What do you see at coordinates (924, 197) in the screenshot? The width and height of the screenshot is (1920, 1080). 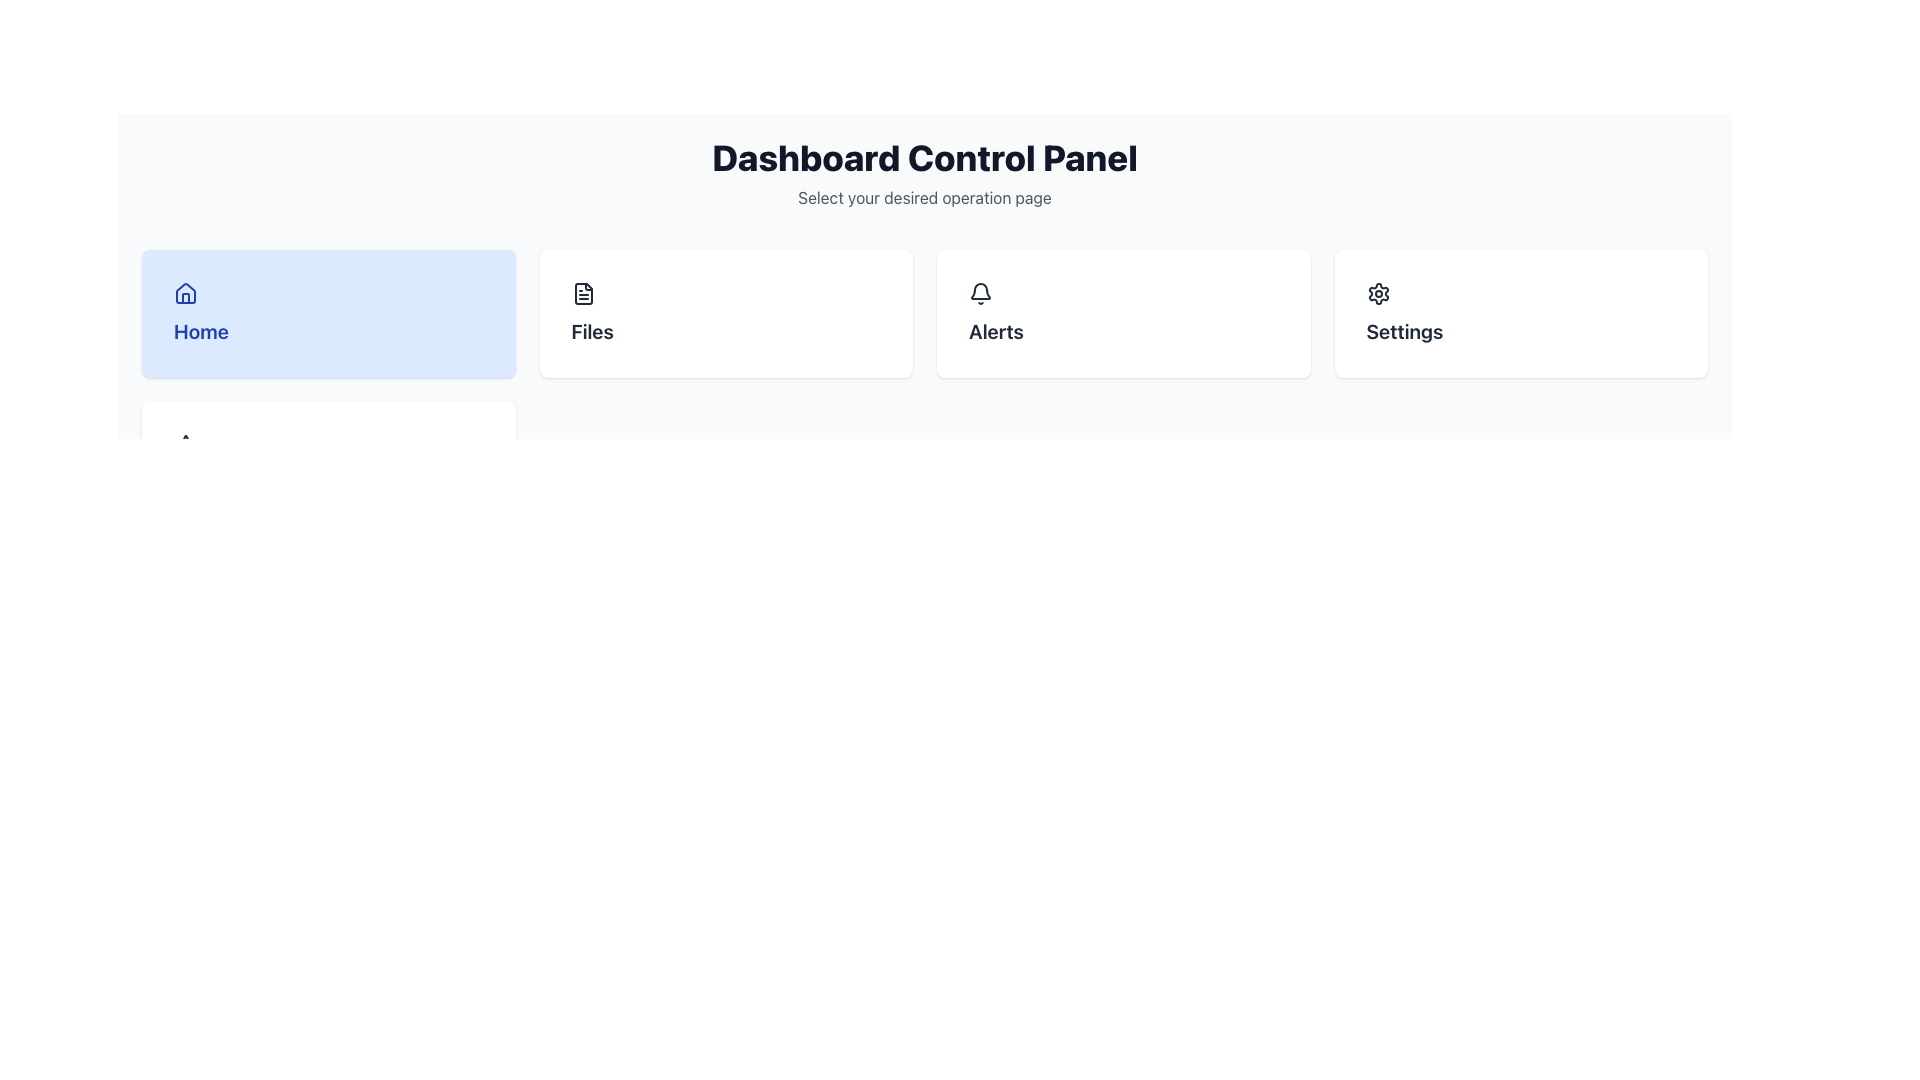 I see `the instructional Text Label located below the 'Dashboard Control Panel' heading, which provides guidance to the user` at bounding box center [924, 197].